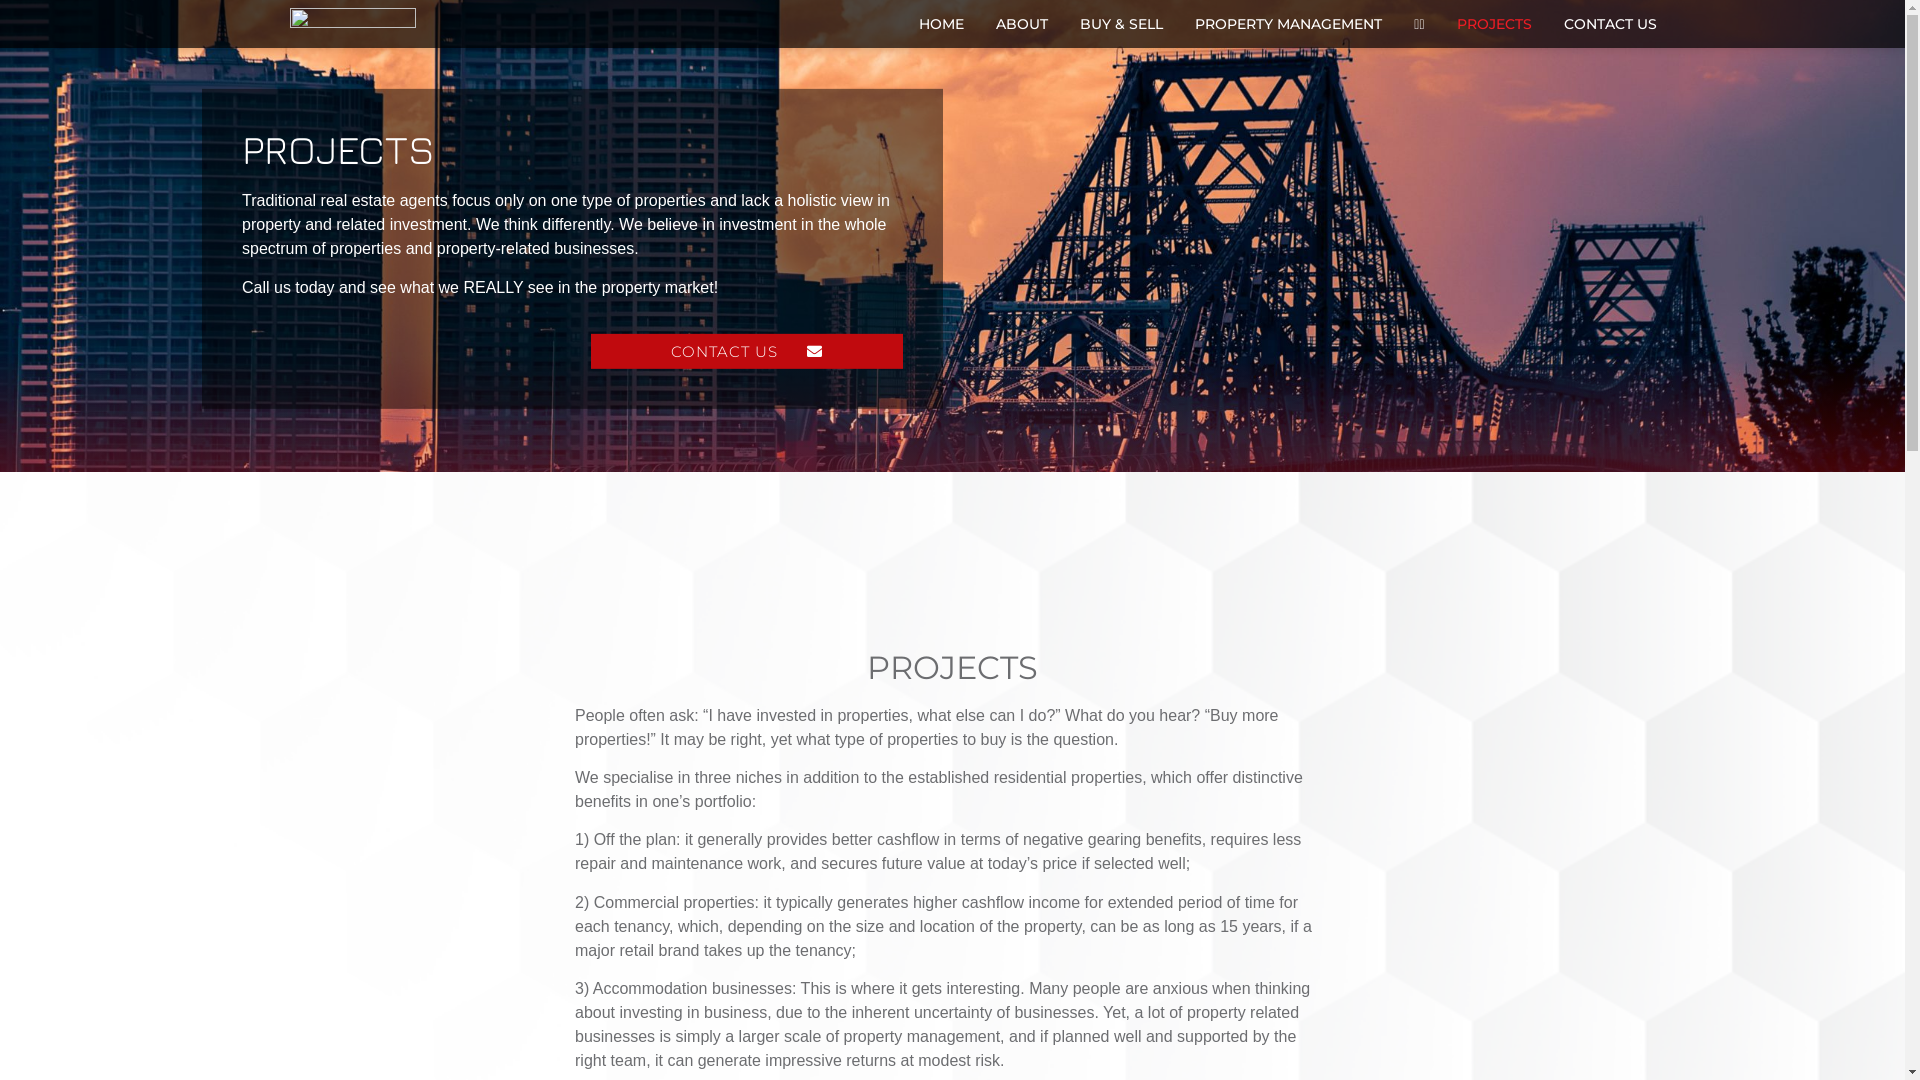 The height and width of the screenshot is (1080, 1920). I want to click on 'BUY & SELL', so click(1121, 23).